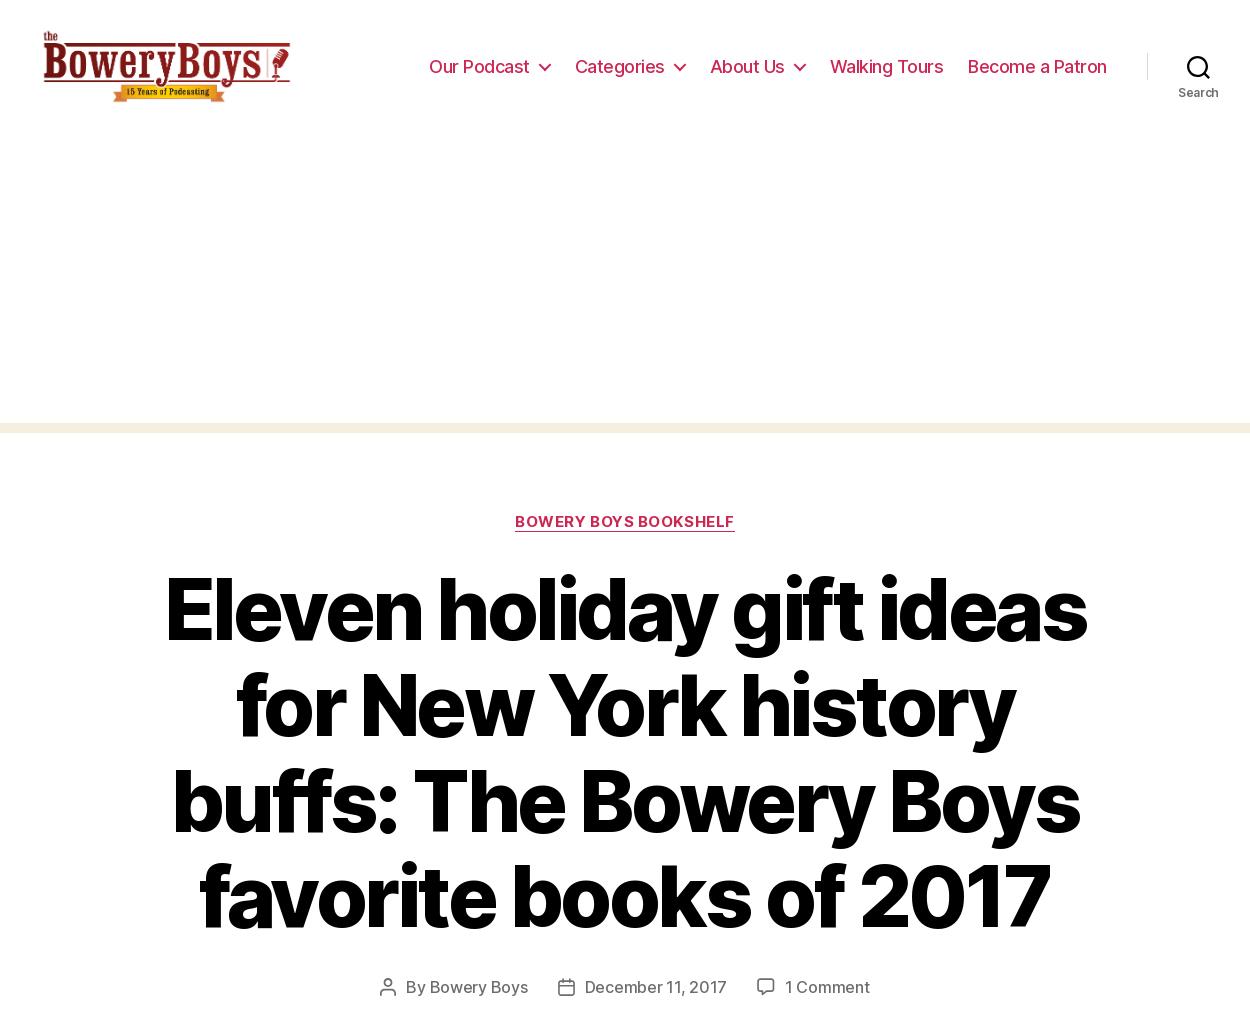 The height and width of the screenshot is (1020, 1250). Describe the element at coordinates (334, 153) in the screenshot. I see `'https://uploads.disquscdn.com/images/ed91fb6ef70abfc60011d4fafaf0f7b727c9dfdb6ecf62f657531c267524829e.jpg'` at that location.